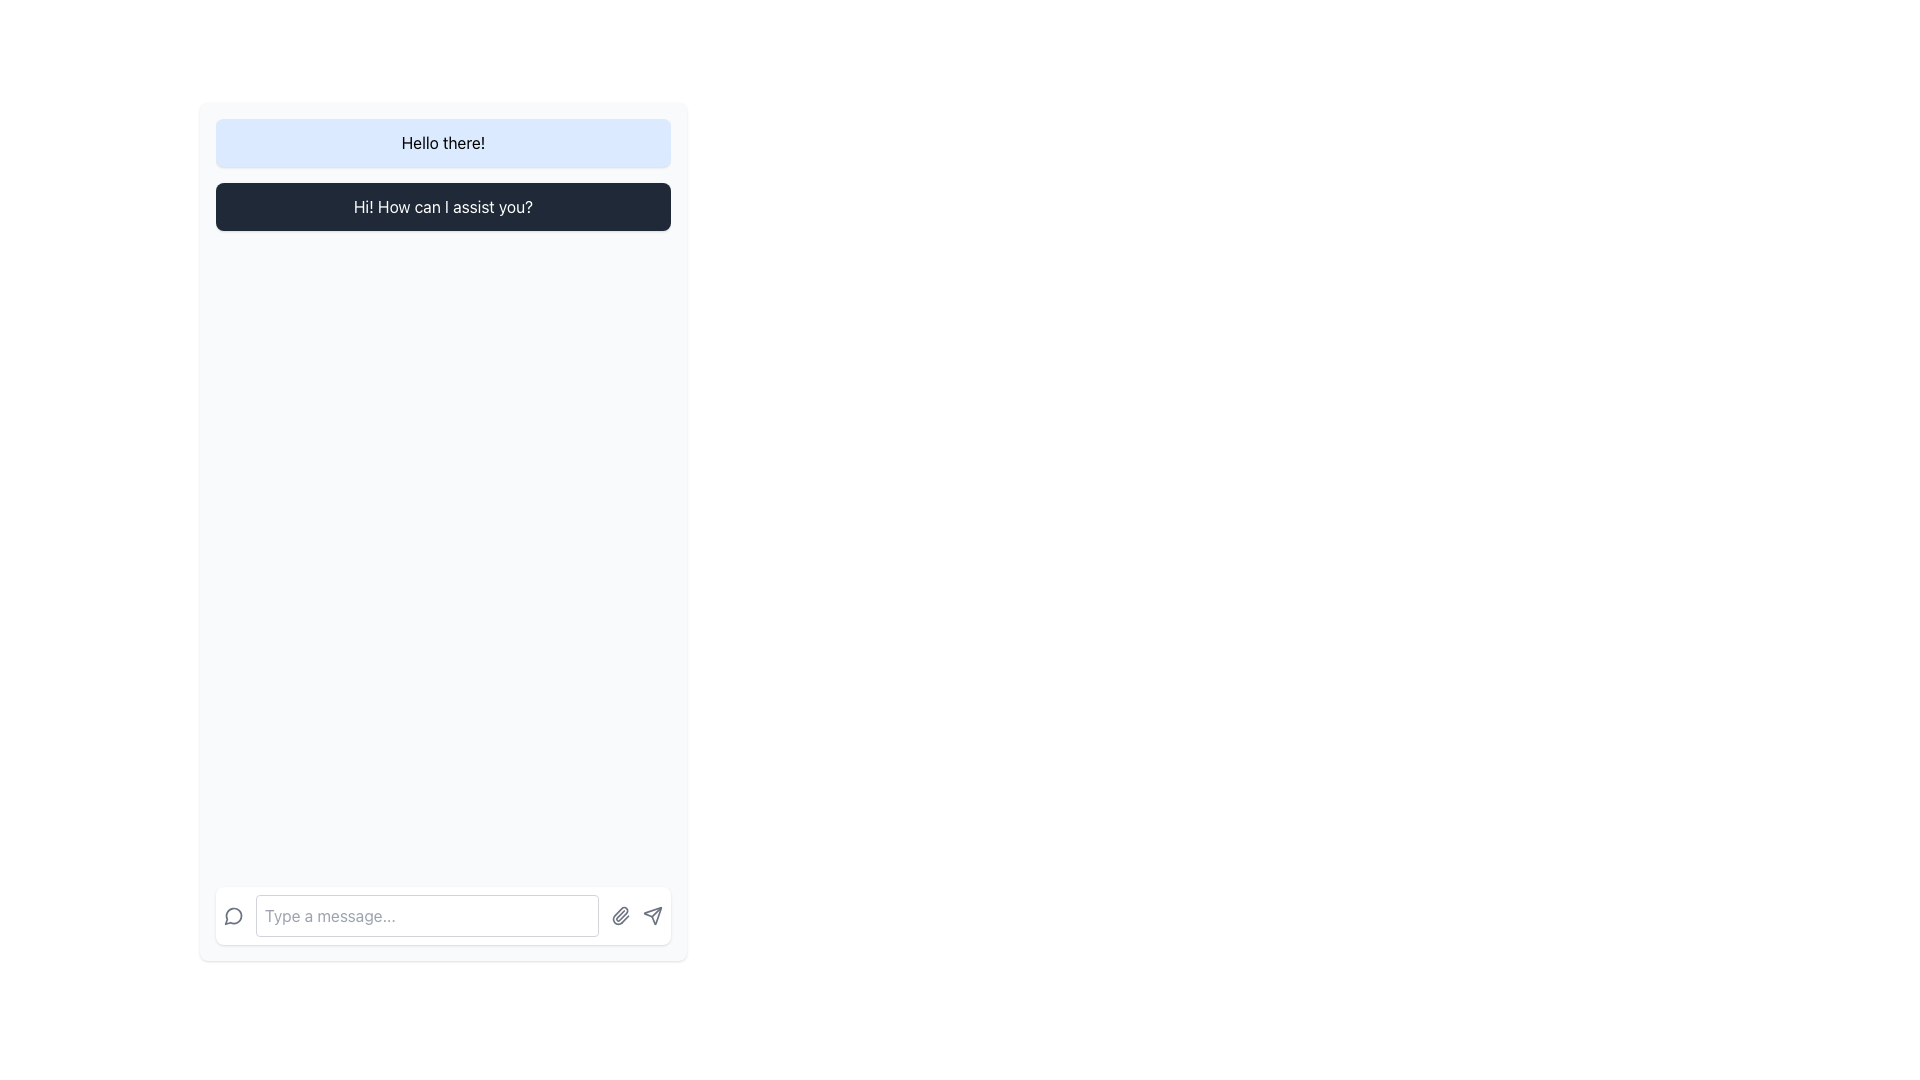 The height and width of the screenshot is (1080, 1920). What do you see at coordinates (652, 915) in the screenshot?
I see `the send icon button located at the far right of the chat input area to change its color` at bounding box center [652, 915].